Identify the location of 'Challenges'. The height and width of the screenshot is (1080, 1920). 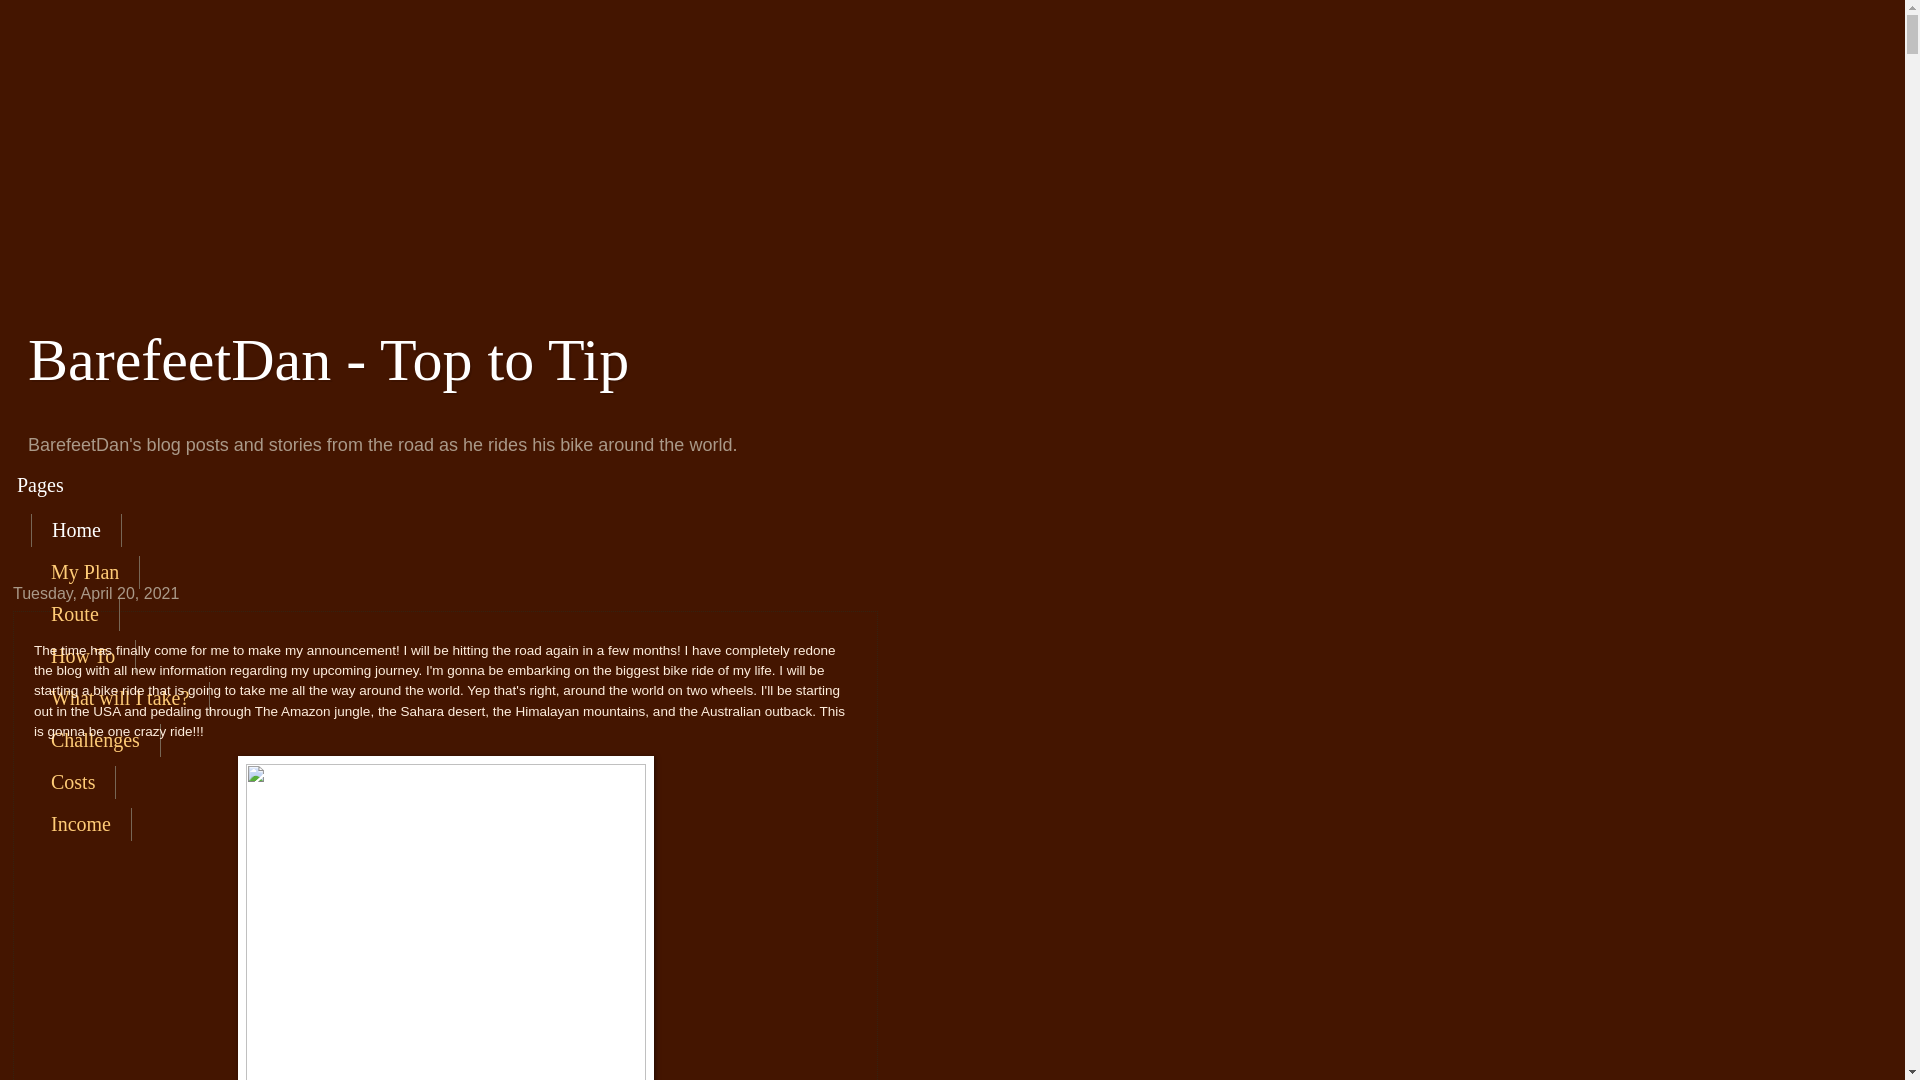
(95, 740).